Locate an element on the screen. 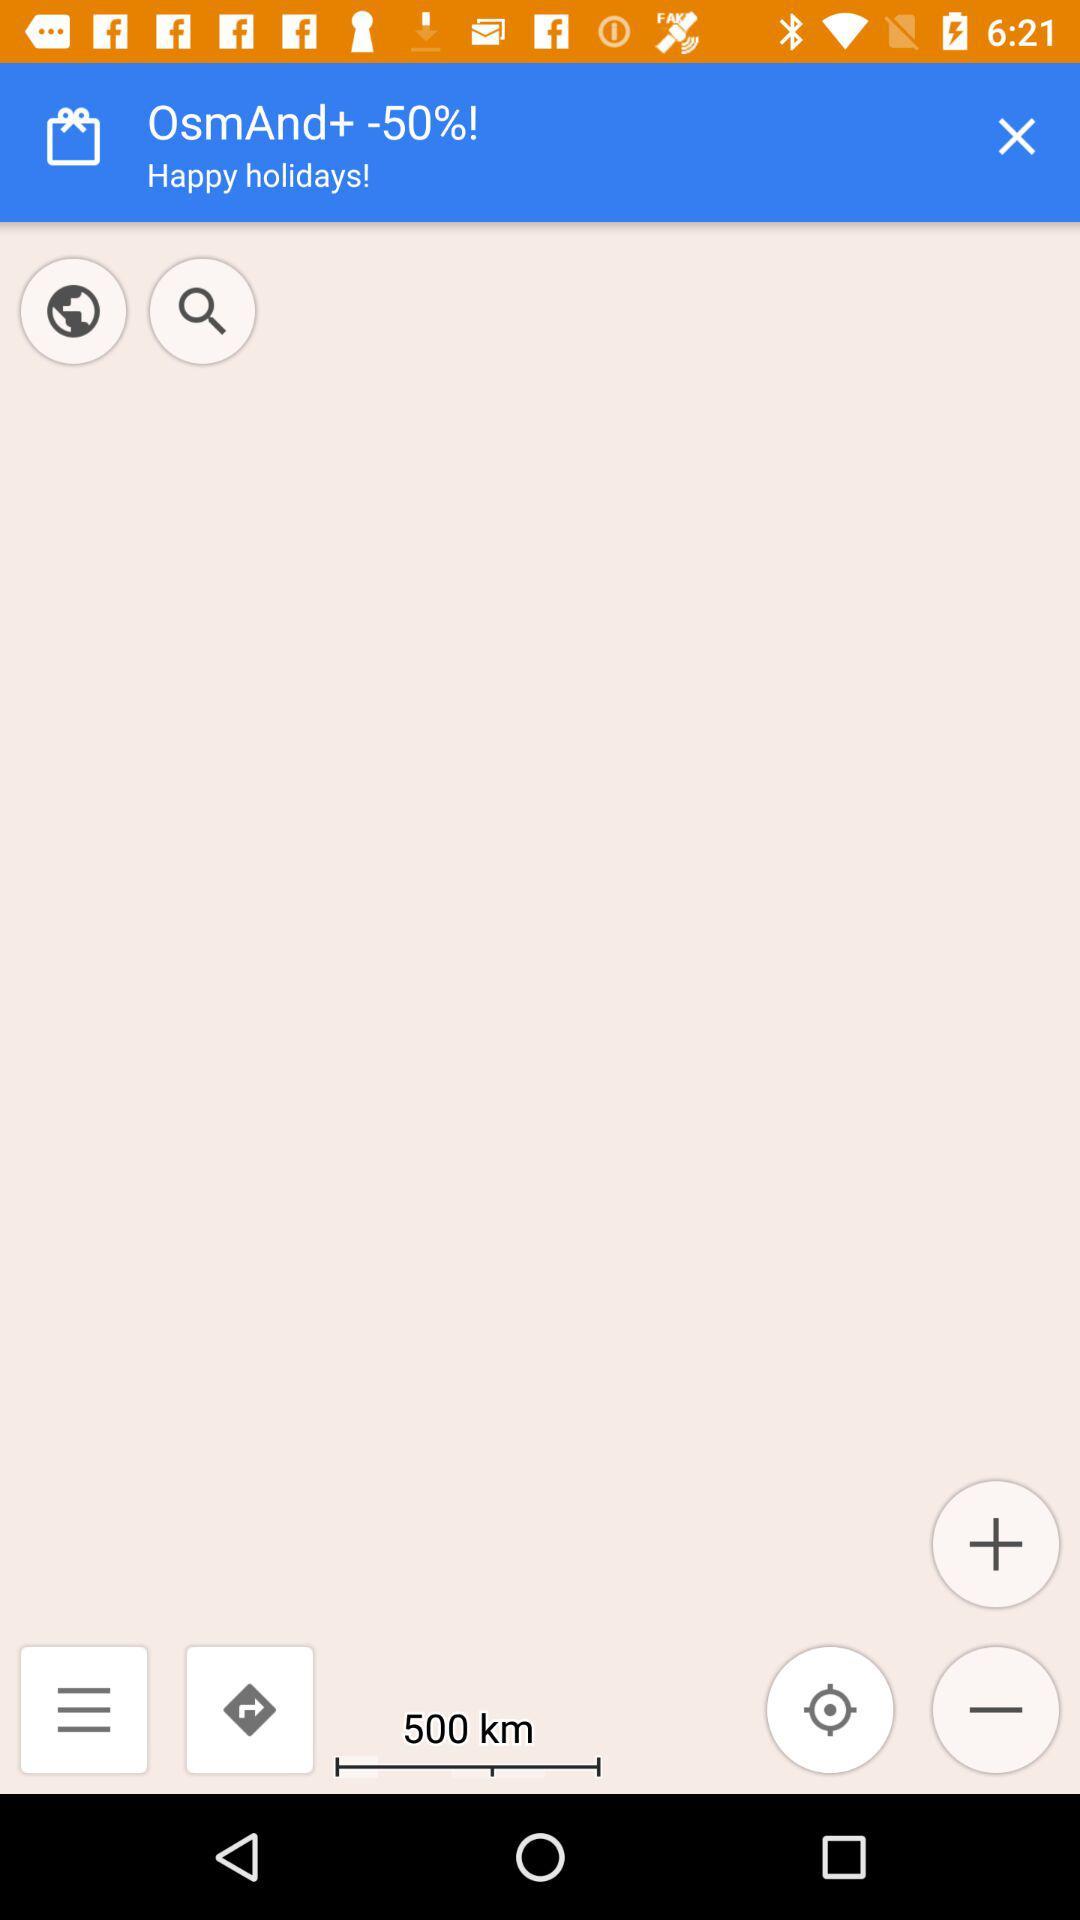 The height and width of the screenshot is (1920, 1080). the search icon is located at coordinates (202, 310).